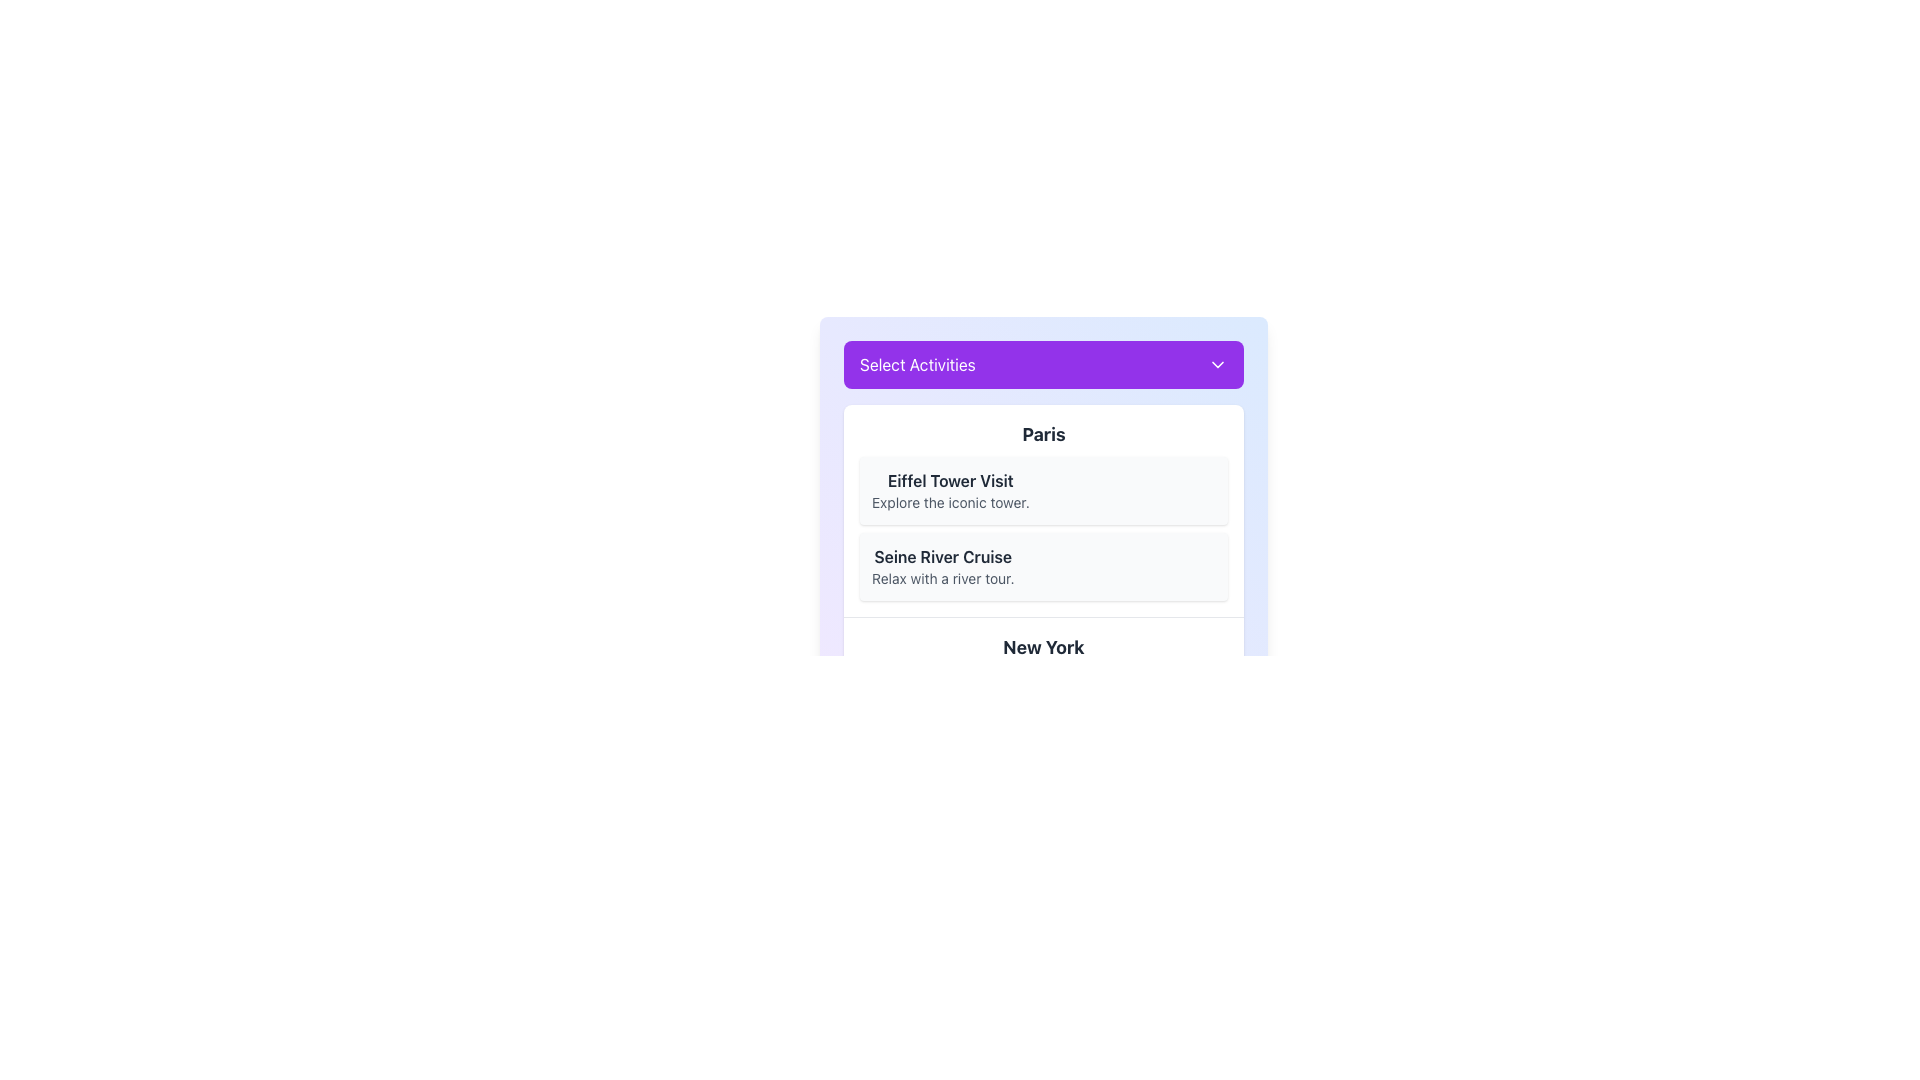 This screenshot has width=1920, height=1080. Describe the element at coordinates (949, 481) in the screenshot. I see `the bold text label that reads 'Eiffel Tower Visit' located at the top of the first card in the 'Paris' section` at that location.